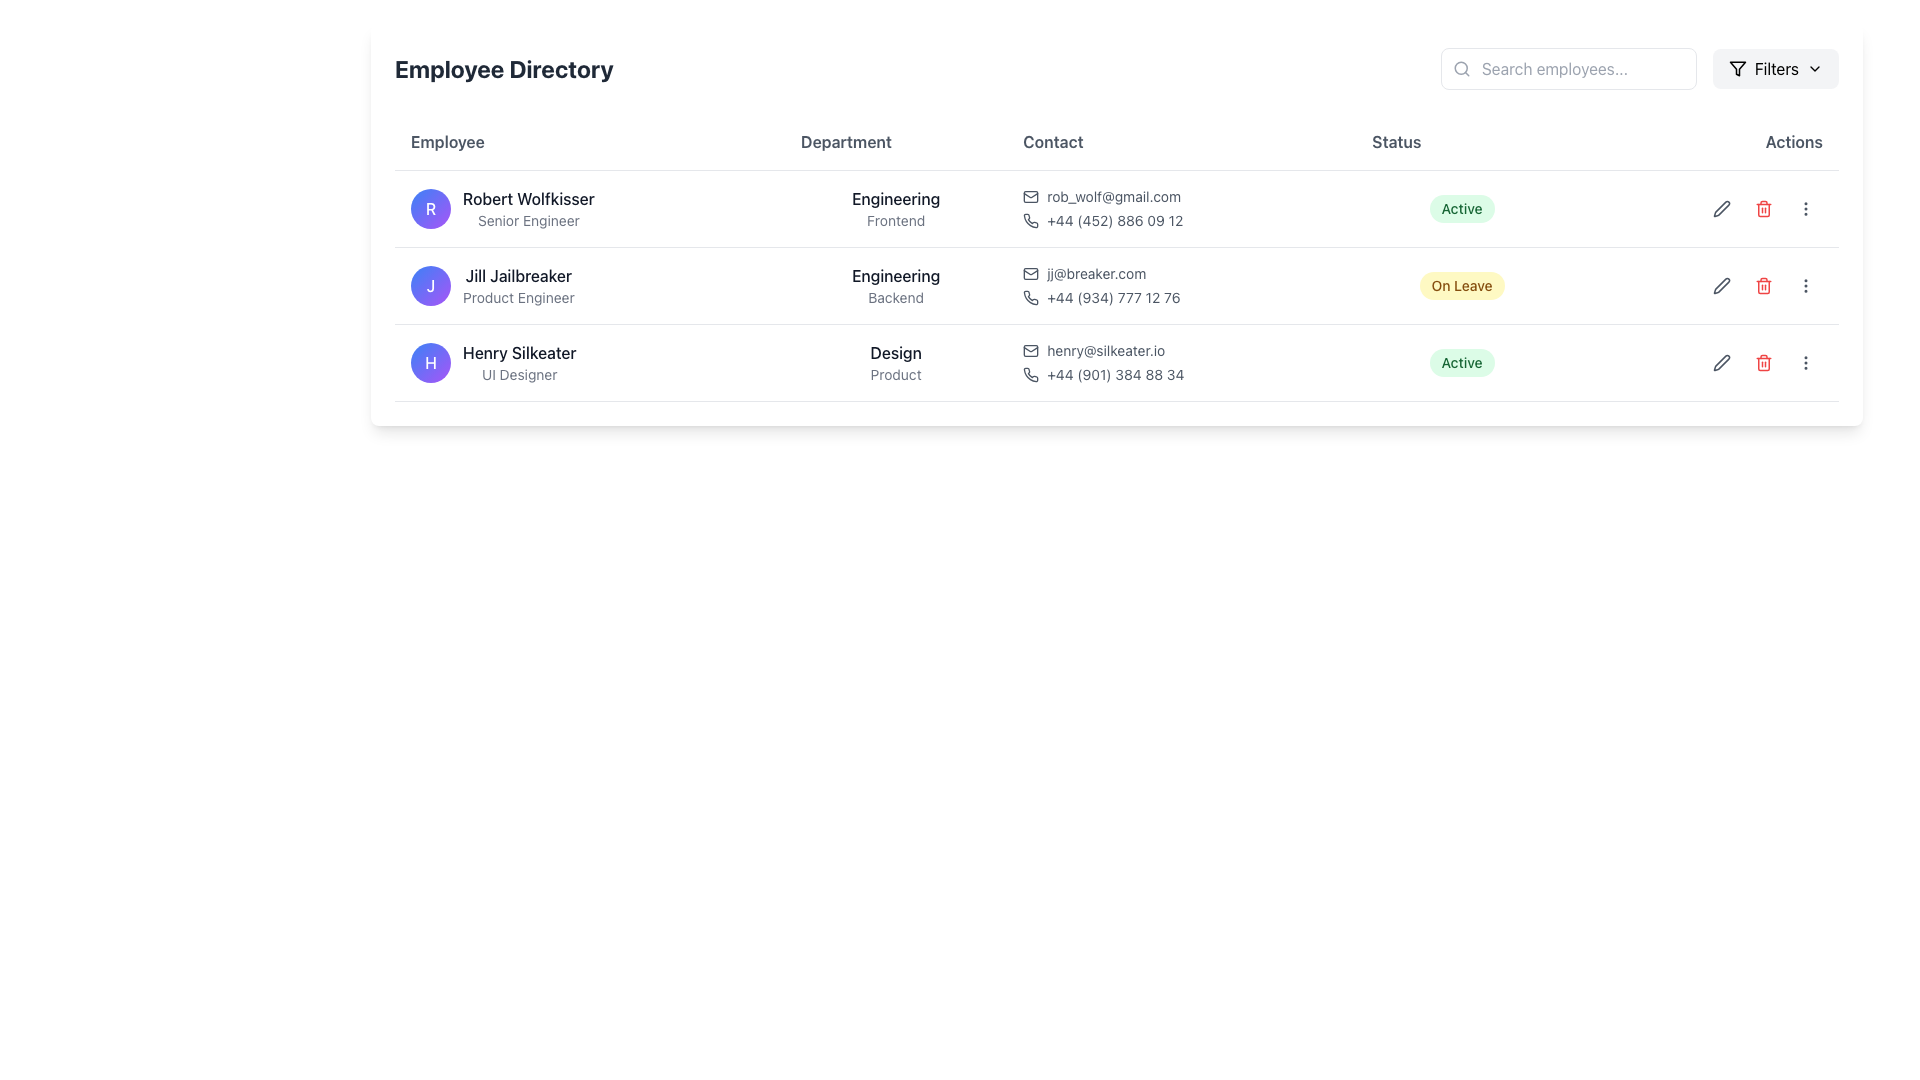 This screenshot has width=1920, height=1080. What do you see at coordinates (1702, 362) in the screenshot?
I see `the edit icon (pen) in the 'Actions' column of the last row adjacent to the 'Active' status indicator for 'Henry Silkeater' to modify the entry` at bounding box center [1702, 362].